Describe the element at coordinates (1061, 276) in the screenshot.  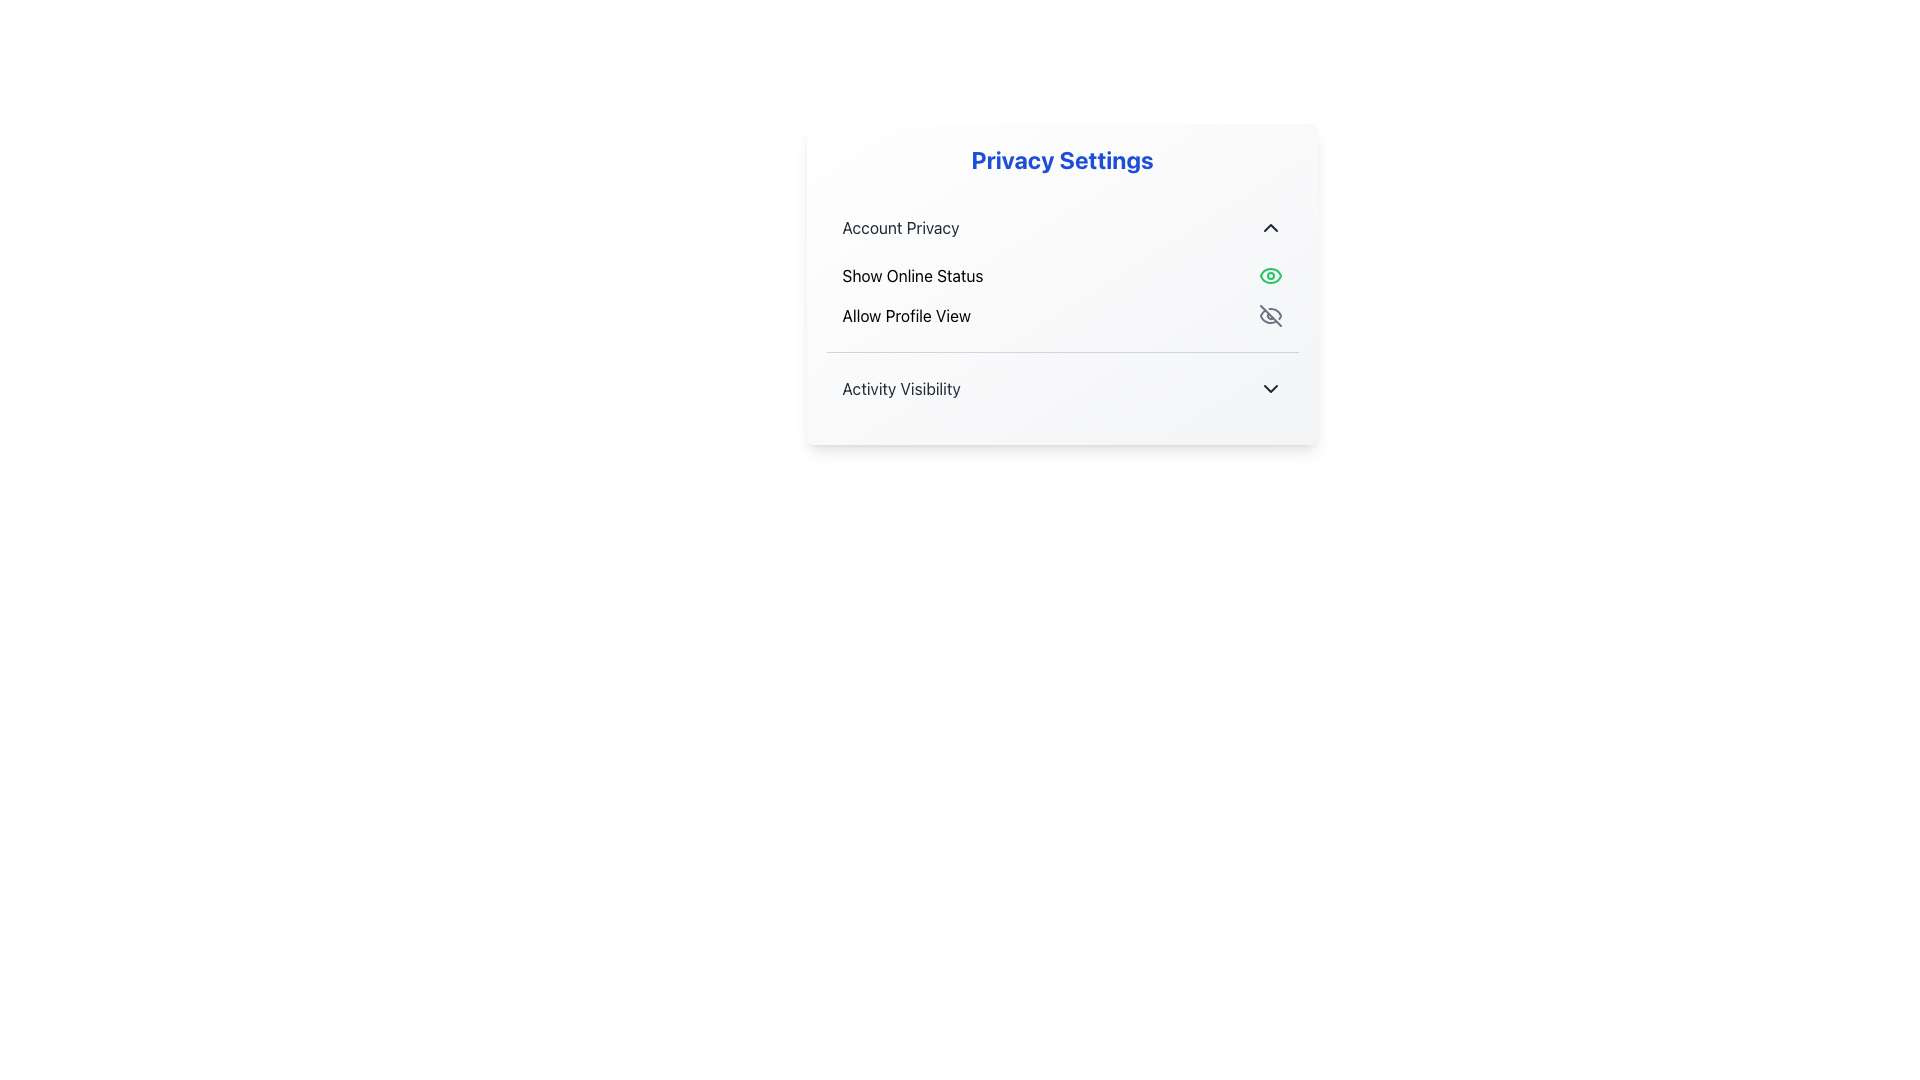
I see `the first List item with a status indicator under the 'Privacy Settings' section` at that location.